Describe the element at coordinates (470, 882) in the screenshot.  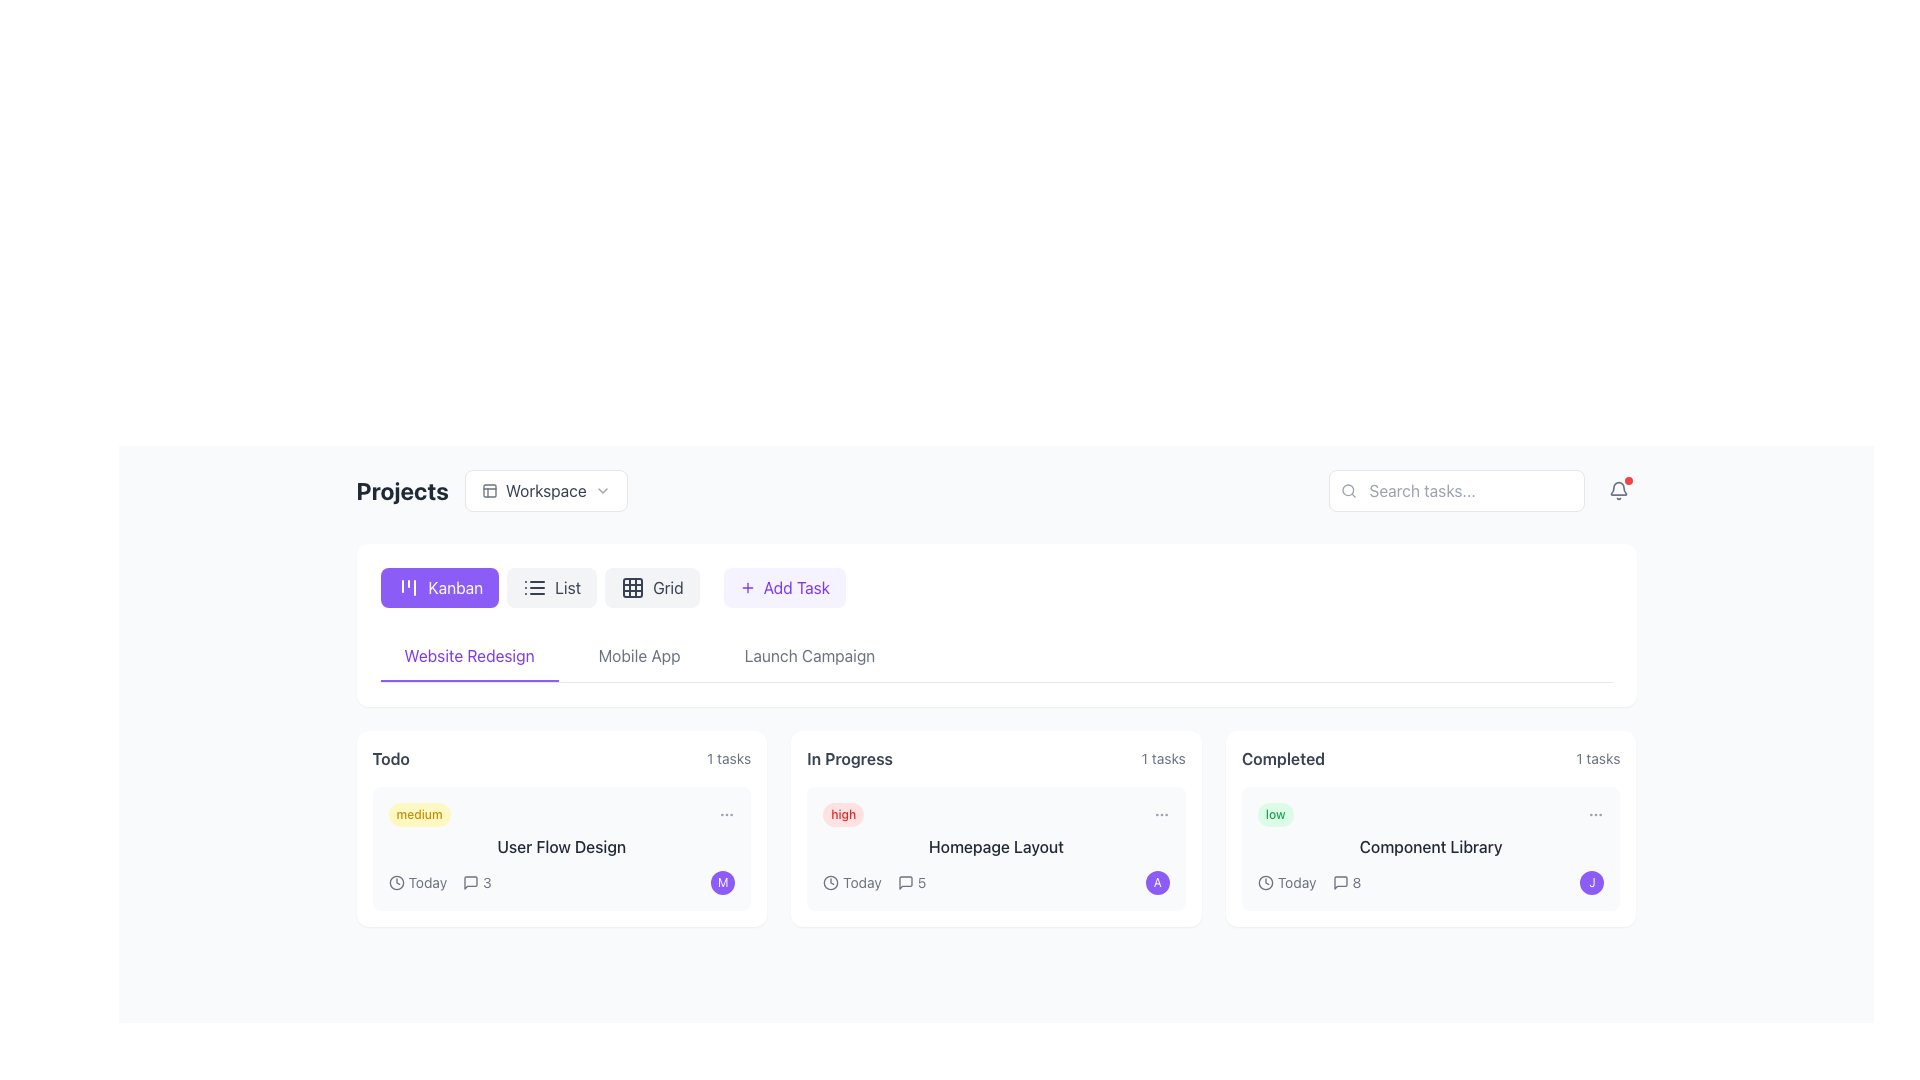
I see `the small square-shaped speech bubble icon located in the 'To Do' section, underneath the 'User Flow Design' task card` at that location.